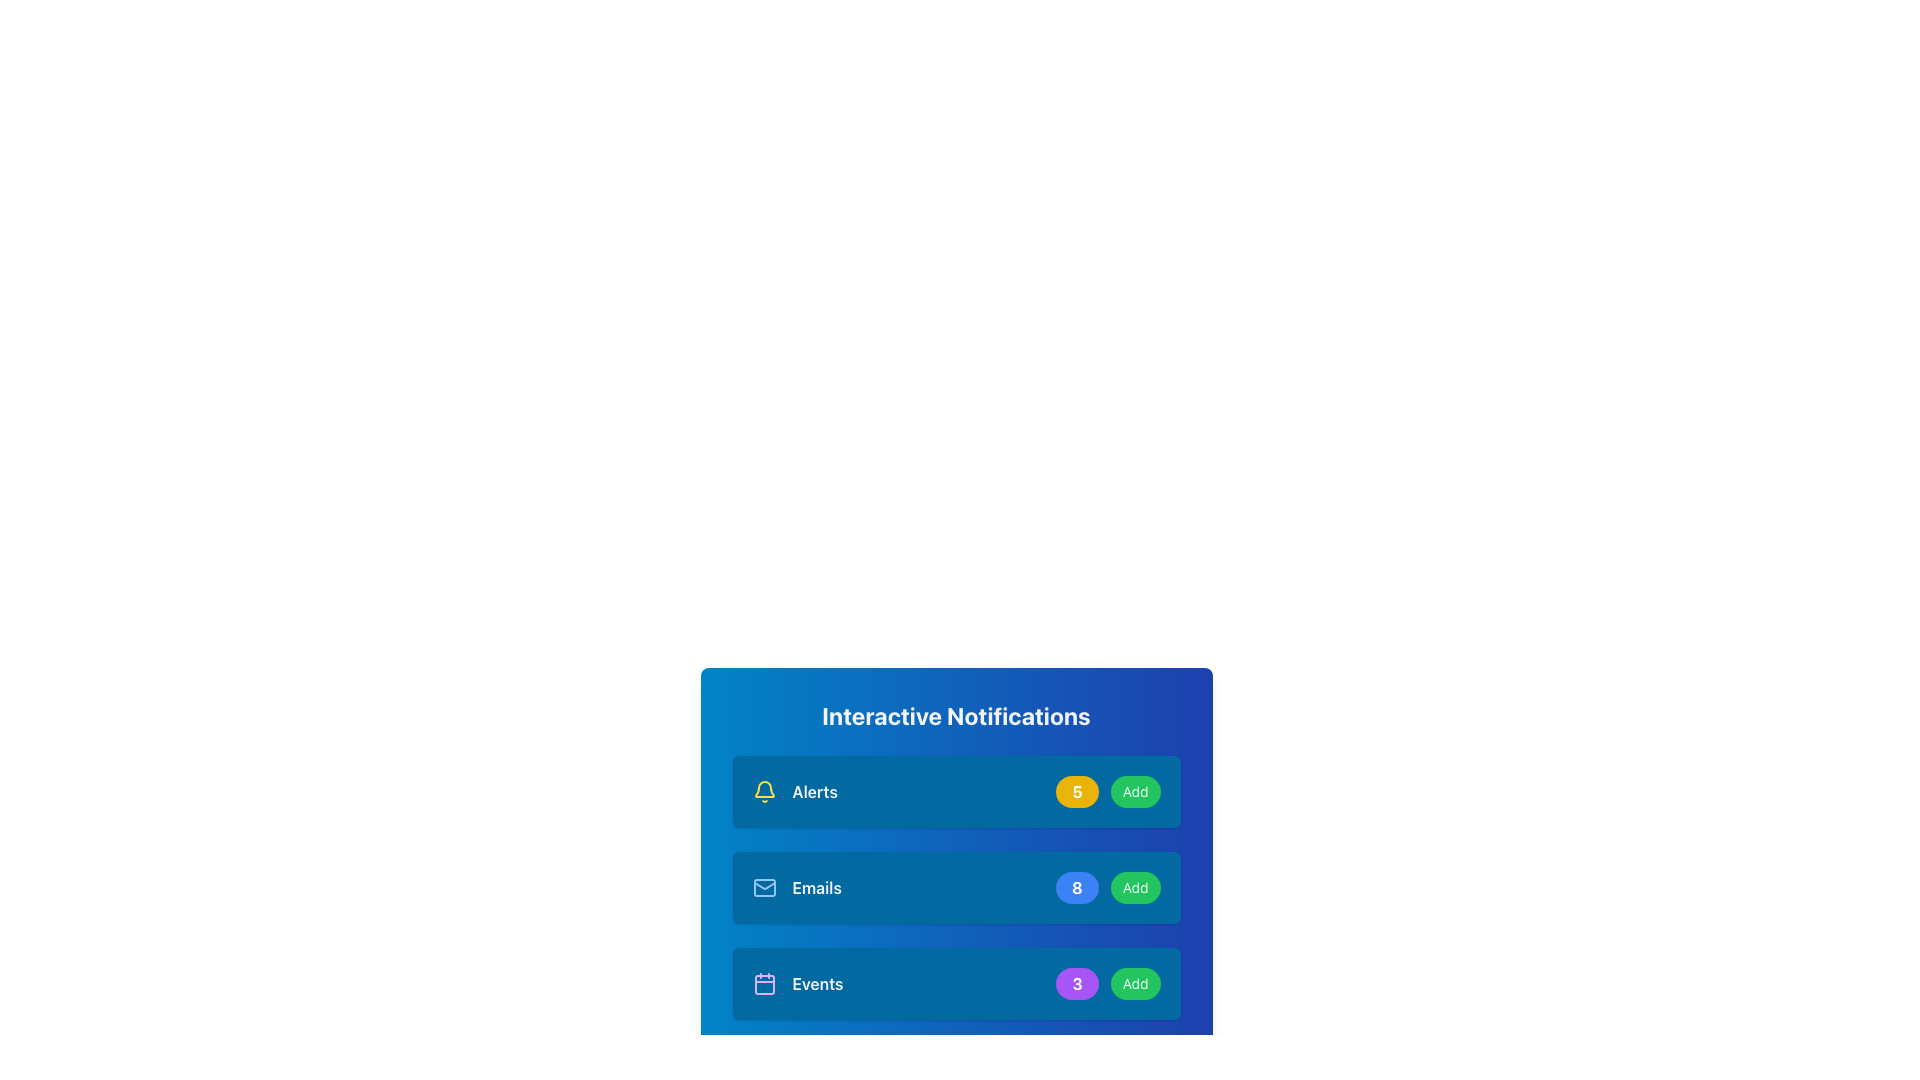 Image resolution: width=1920 pixels, height=1080 pixels. Describe the element at coordinates (796, 982) in the screenshot. I see `the 'Events' label with calendar icon for accessibility by moving the cursor to its center point` at that location.